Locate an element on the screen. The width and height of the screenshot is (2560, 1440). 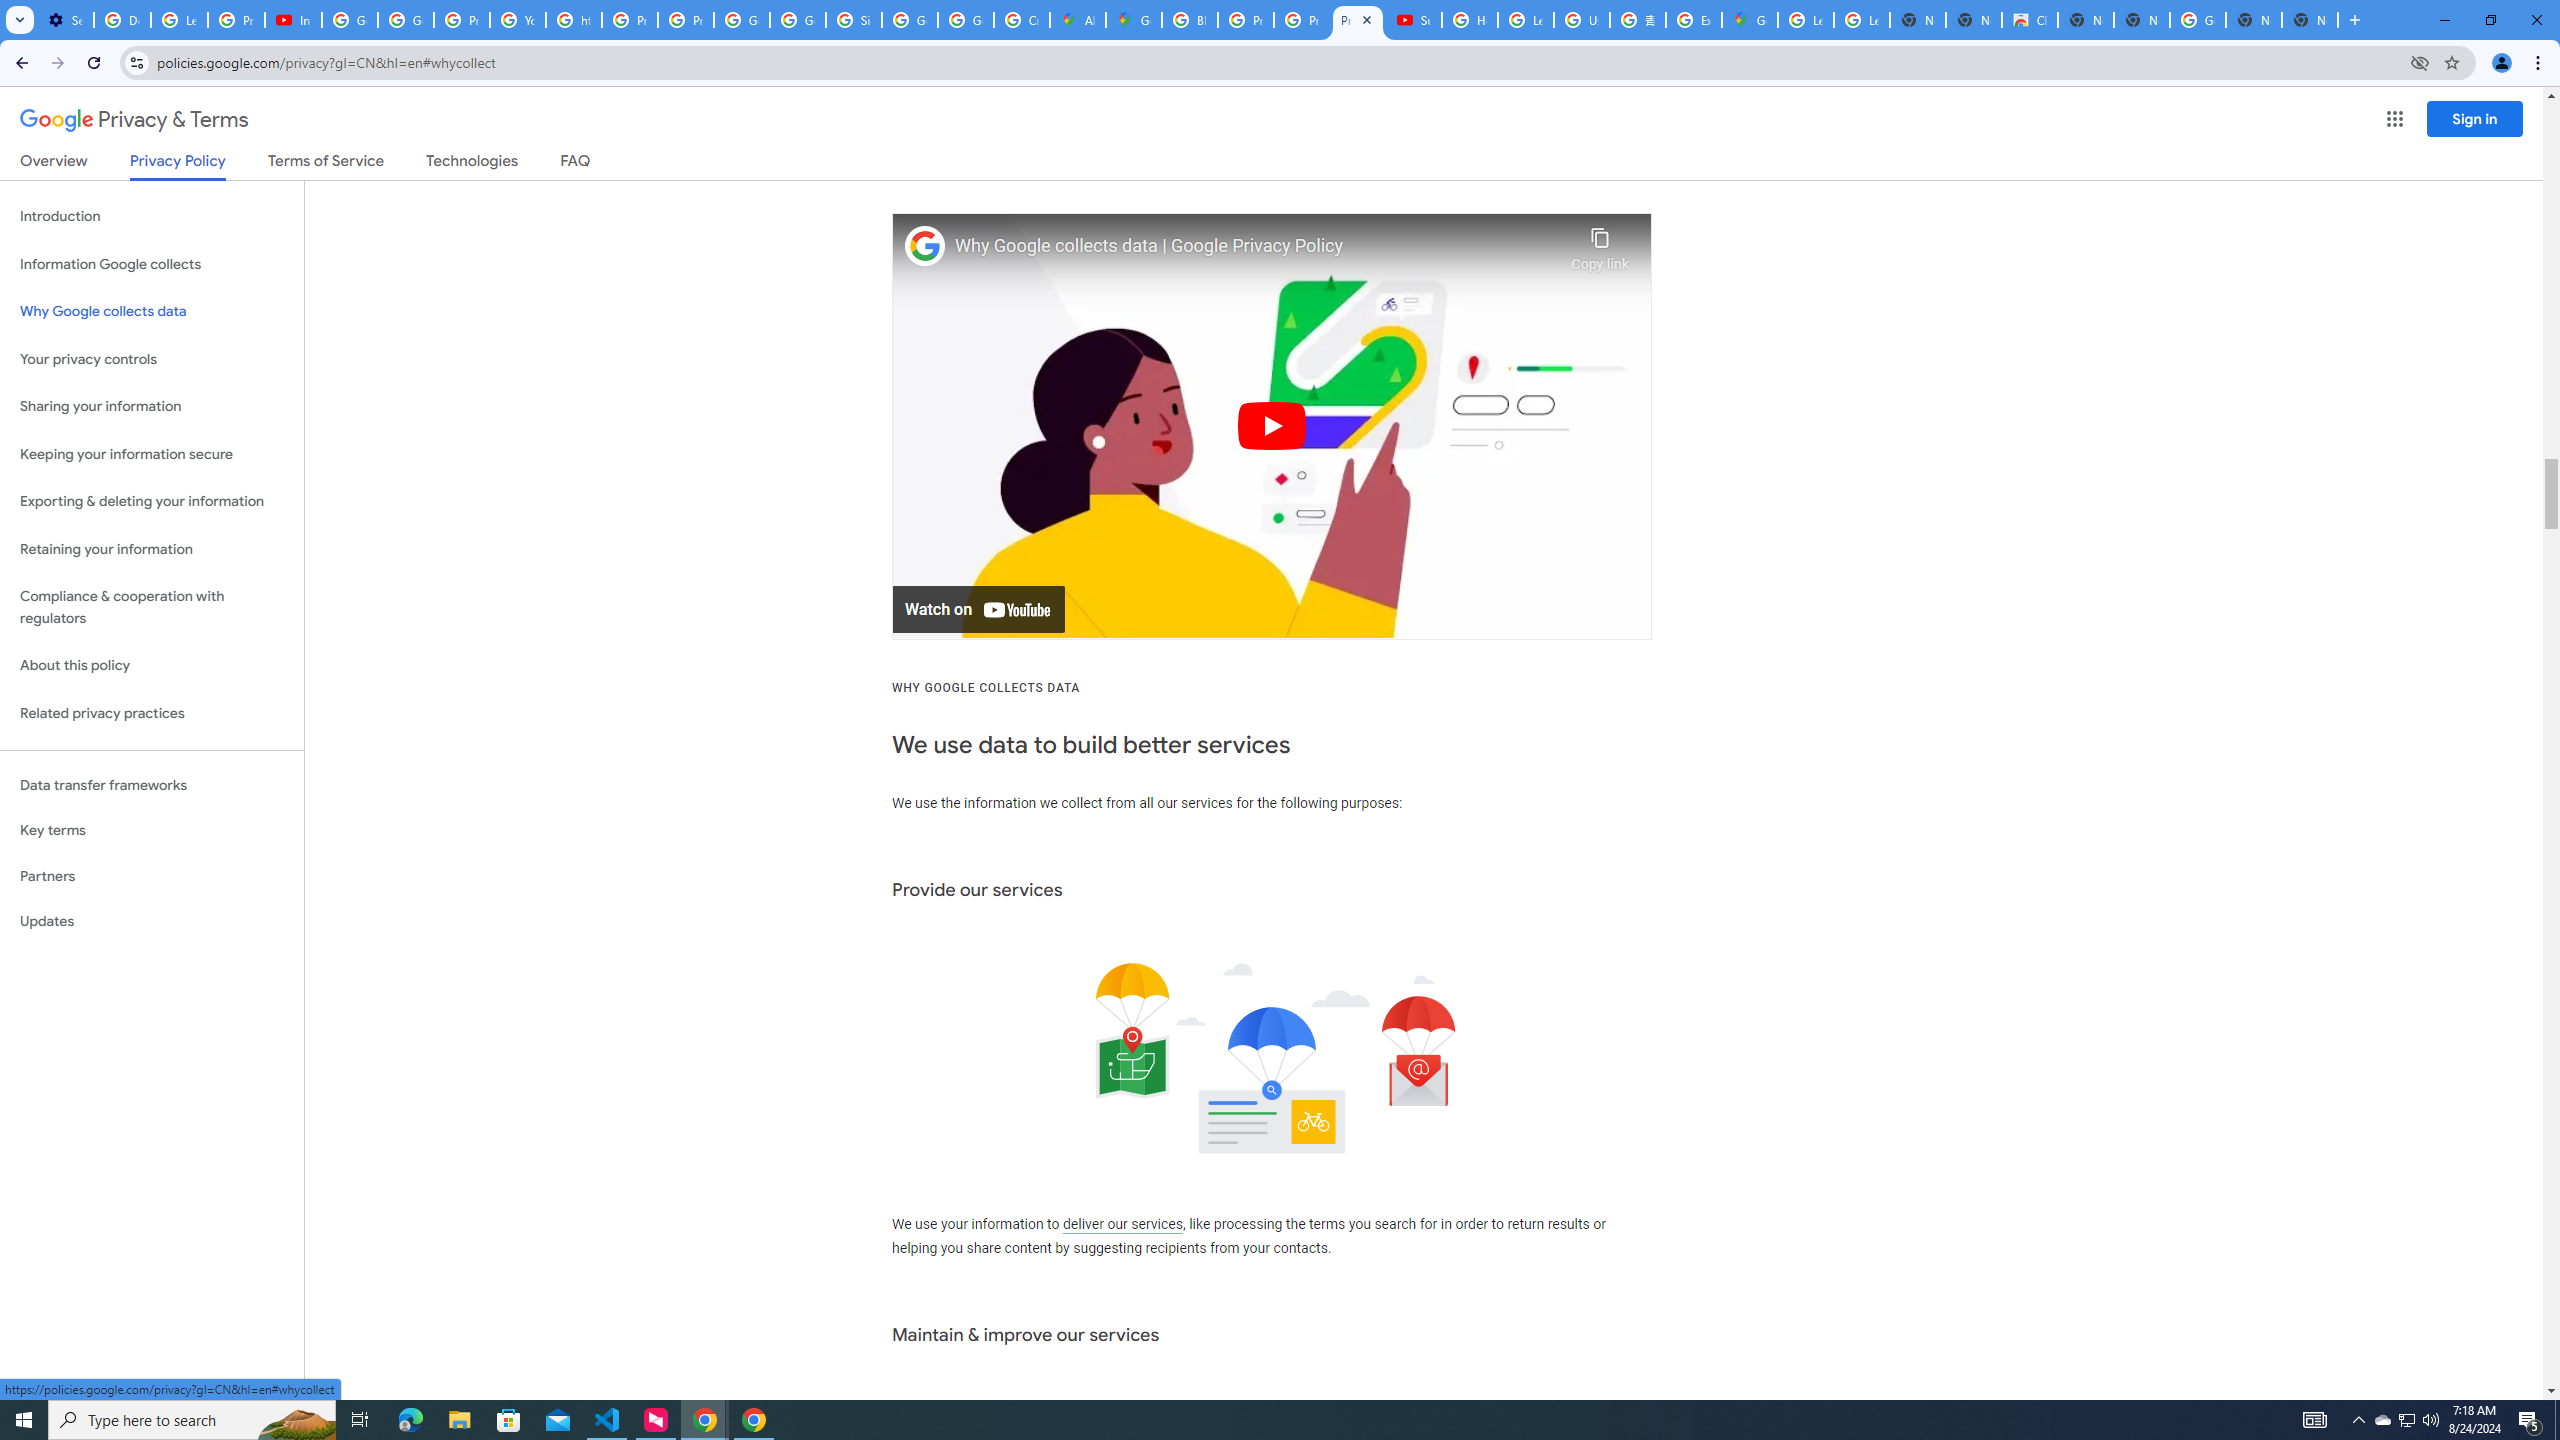
'Chrome Web Store' is located at coordinates (2030, 19).